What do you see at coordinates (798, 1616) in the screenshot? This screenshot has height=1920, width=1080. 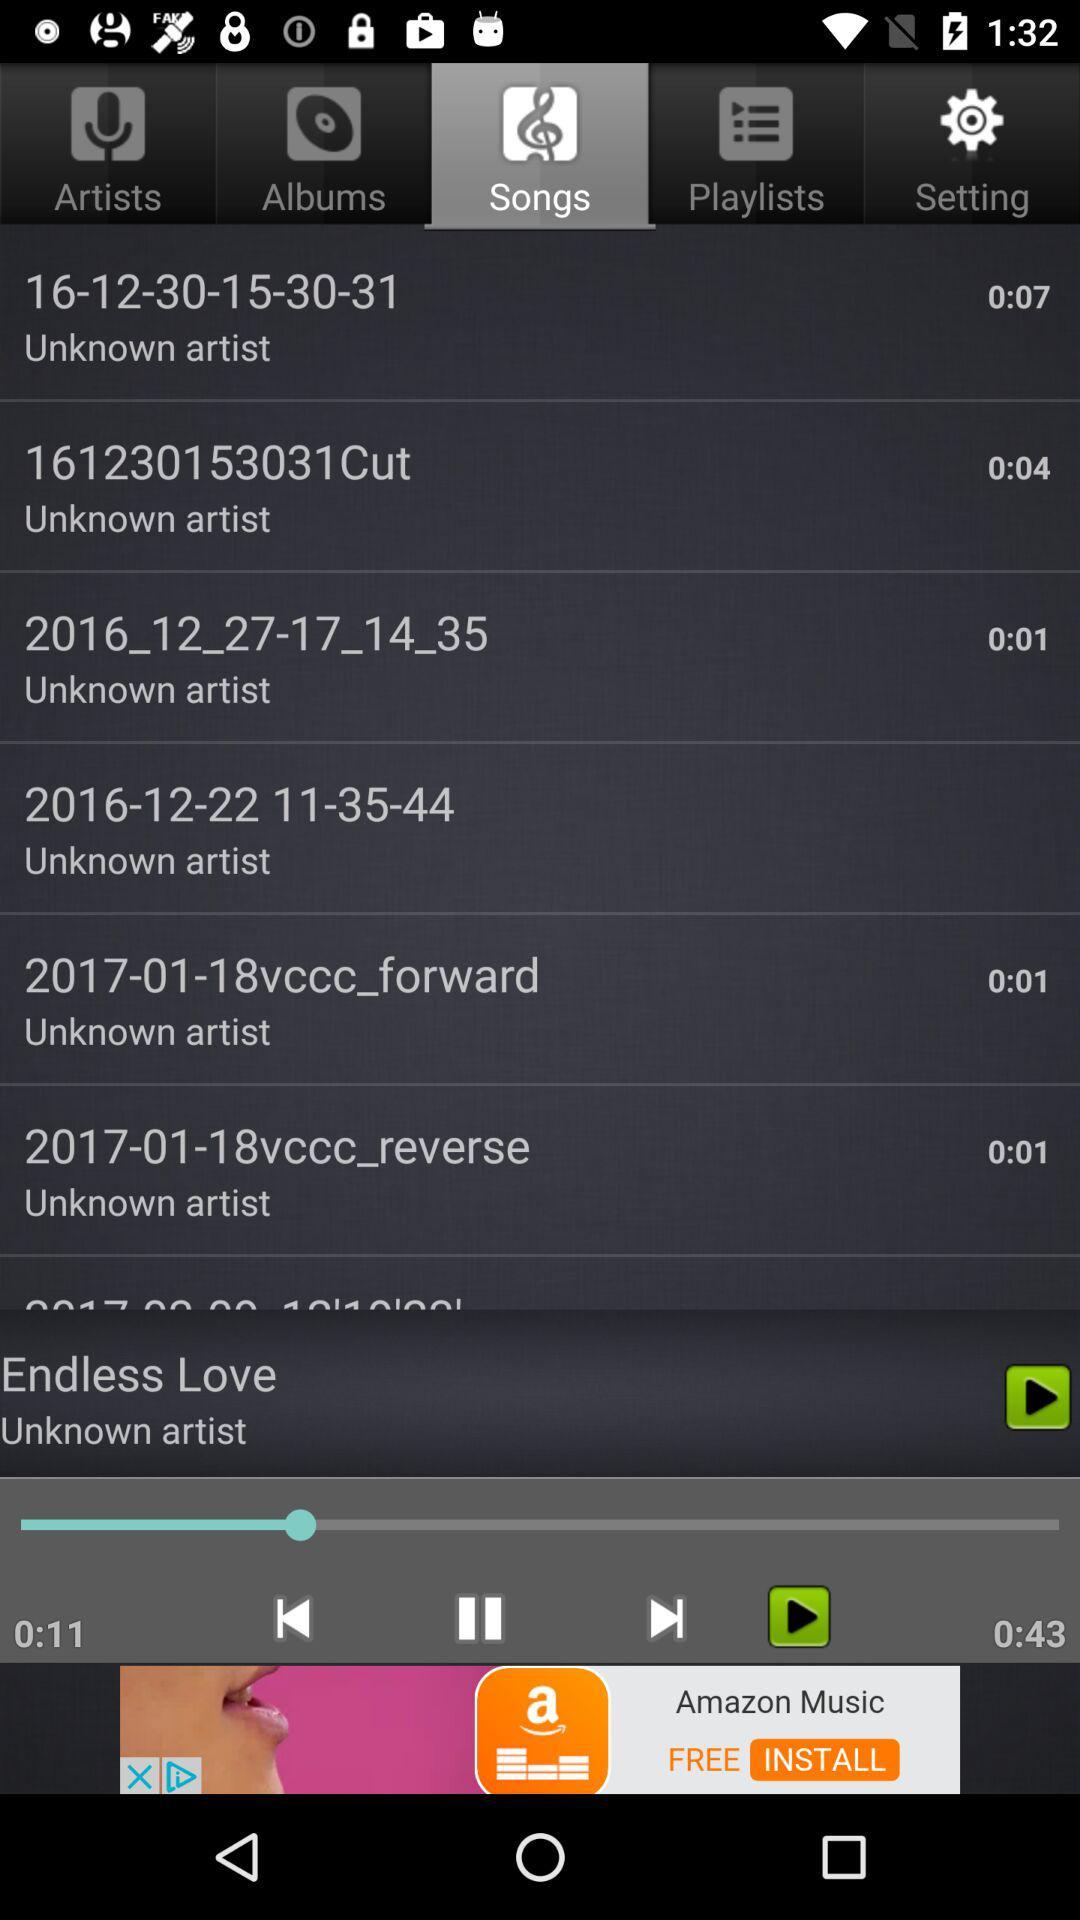 I see `the play icon` at bounding box center [798, 1616].